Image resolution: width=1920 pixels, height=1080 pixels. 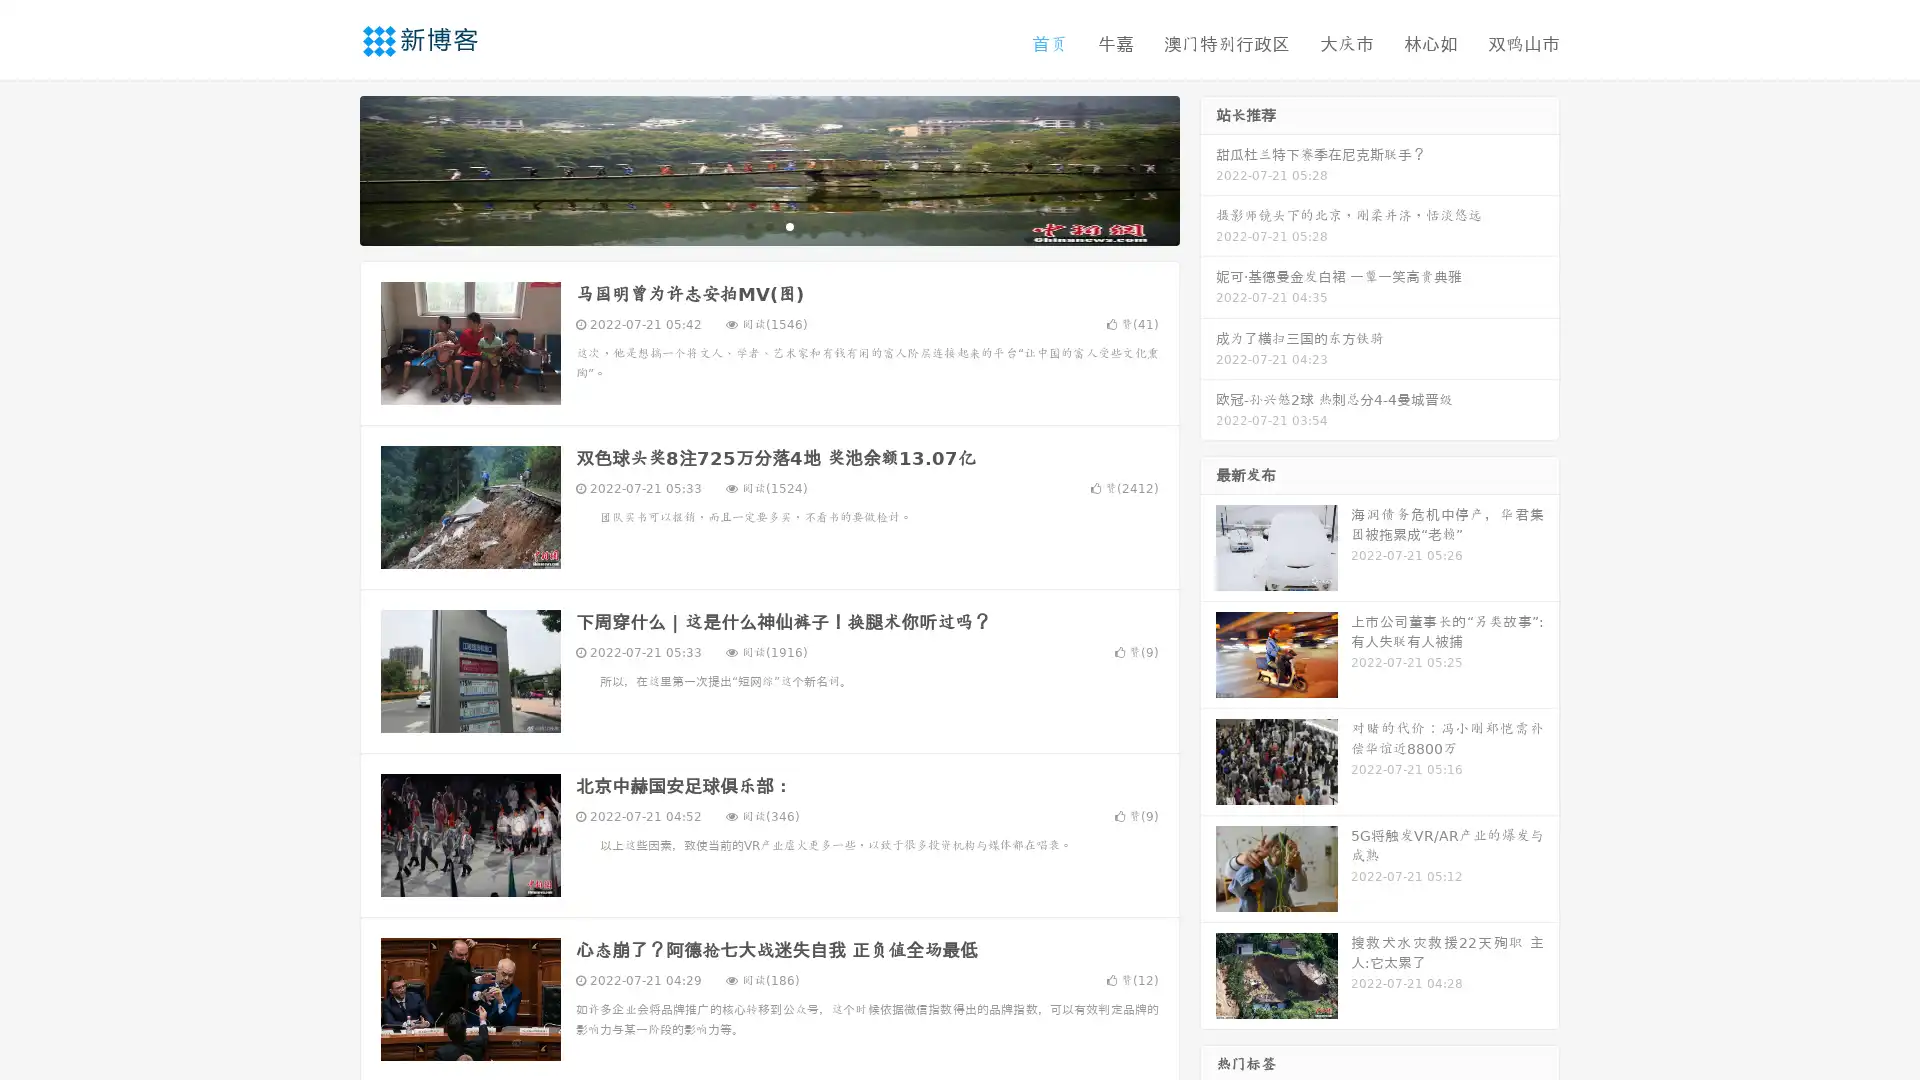 What do you see at coordinates (1208, 168) in the screenshot?
I see `Next slide` at bounding box center [1208, 168].